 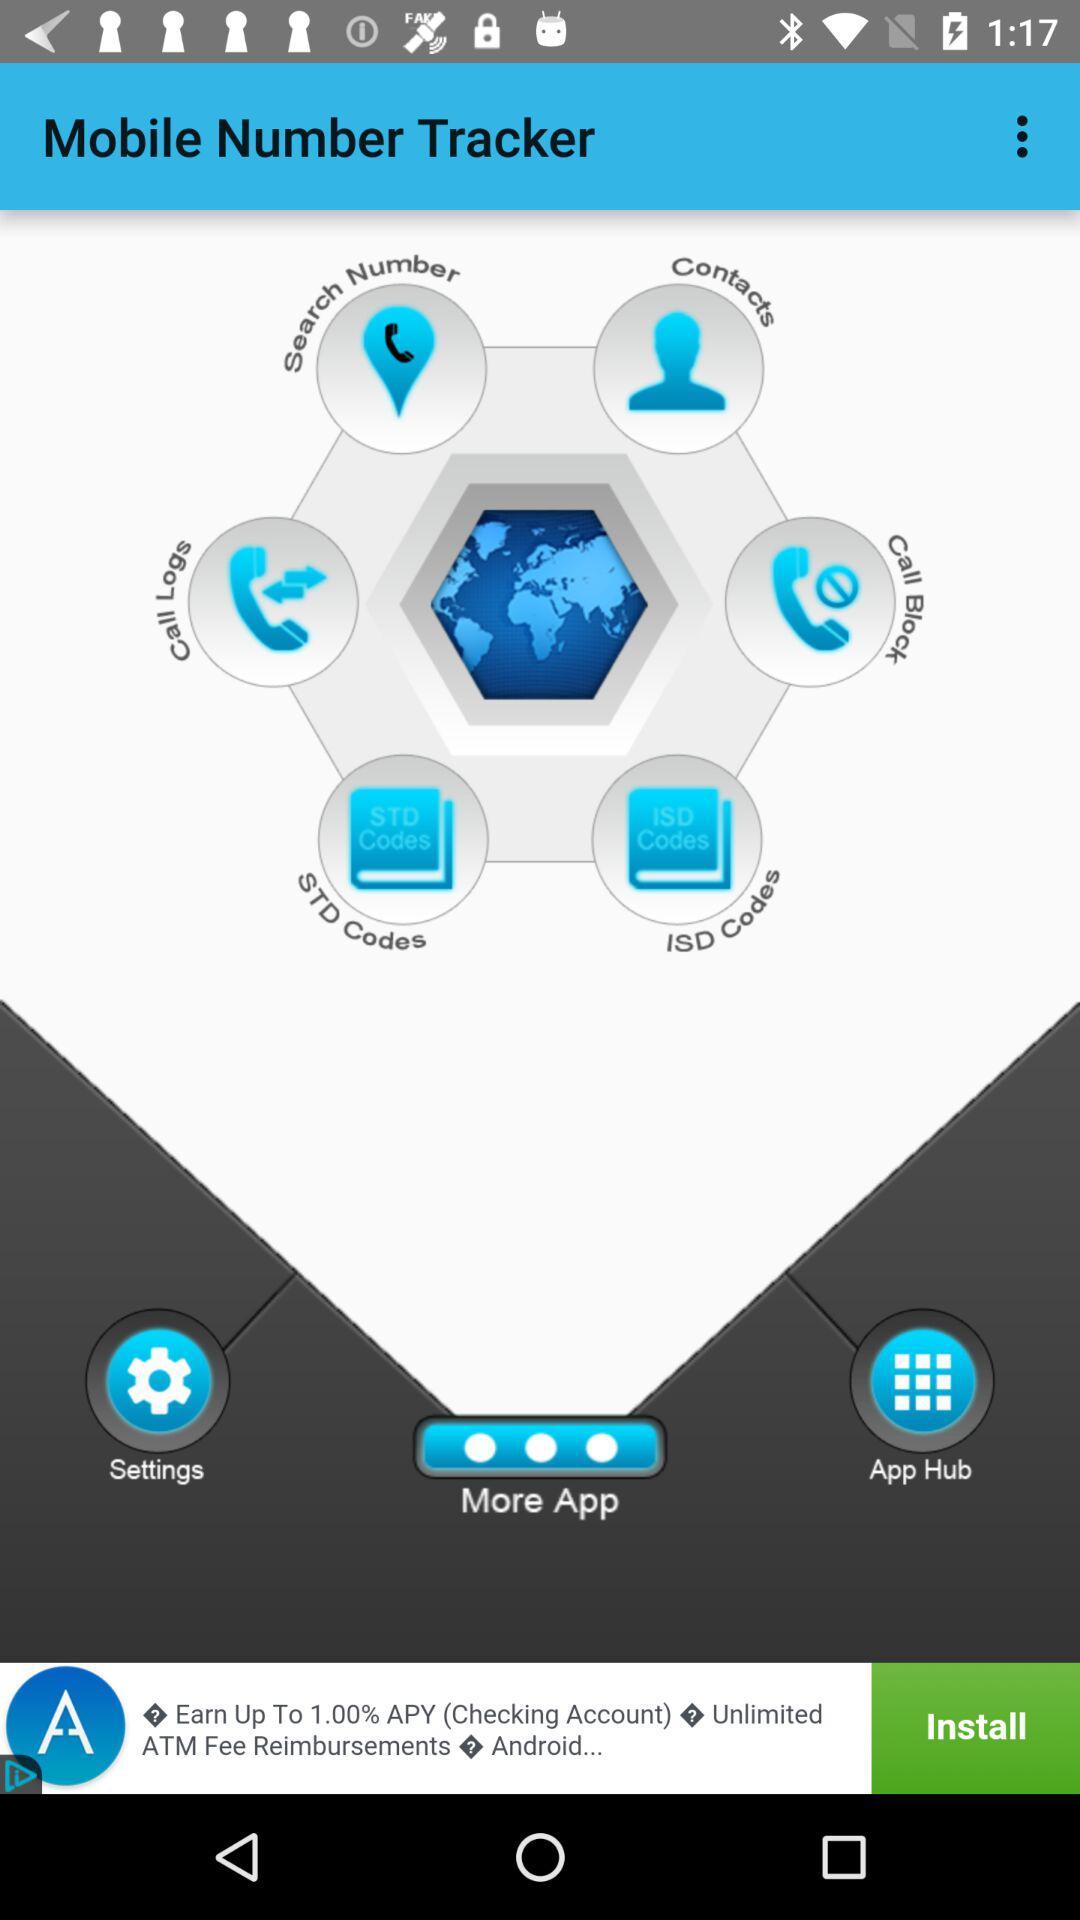 I want to click on search number, so click(x=400, y=362).